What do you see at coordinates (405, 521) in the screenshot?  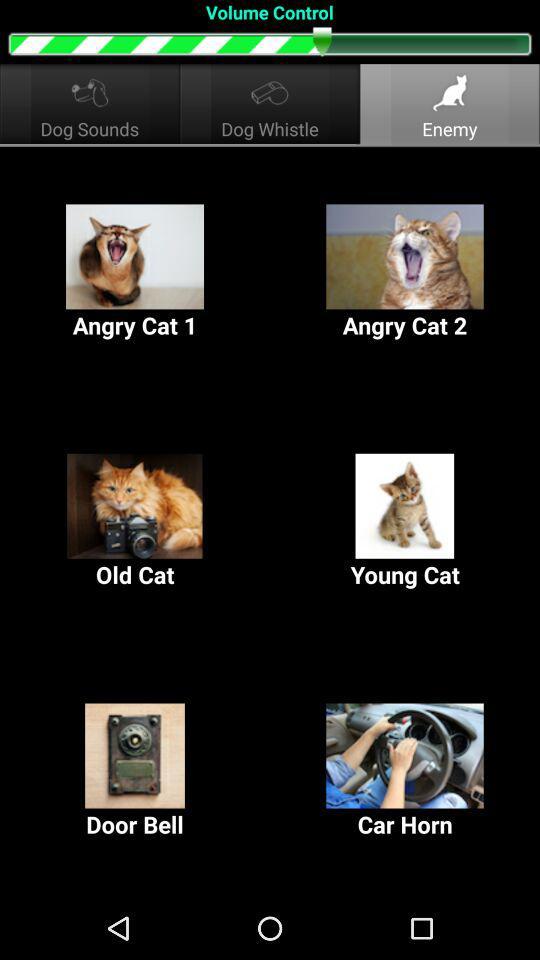 I see `button on the right` at bounding box center [405, 521].